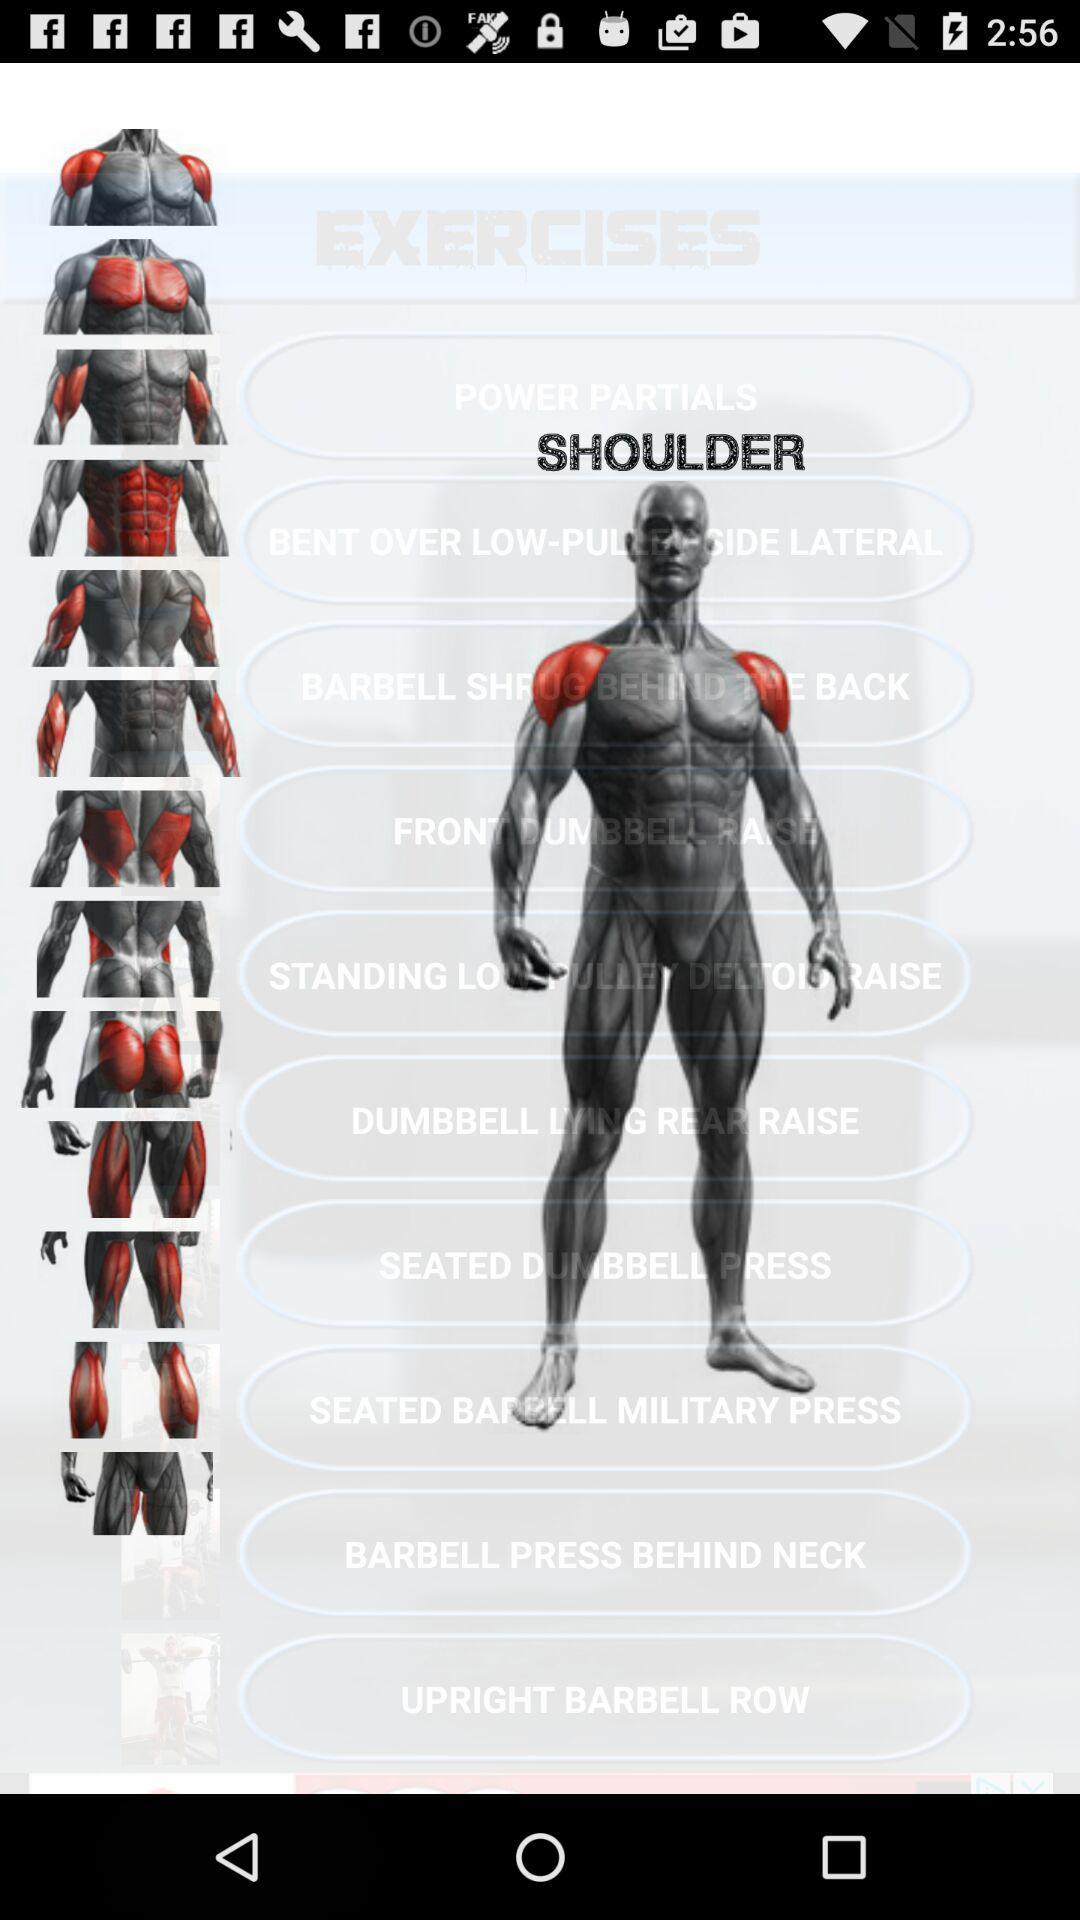 The image size is (1080, 1920). What do you see at coordinates (131, 501) in the screenshot?
I see `abs` at bounding box center [131, 501].